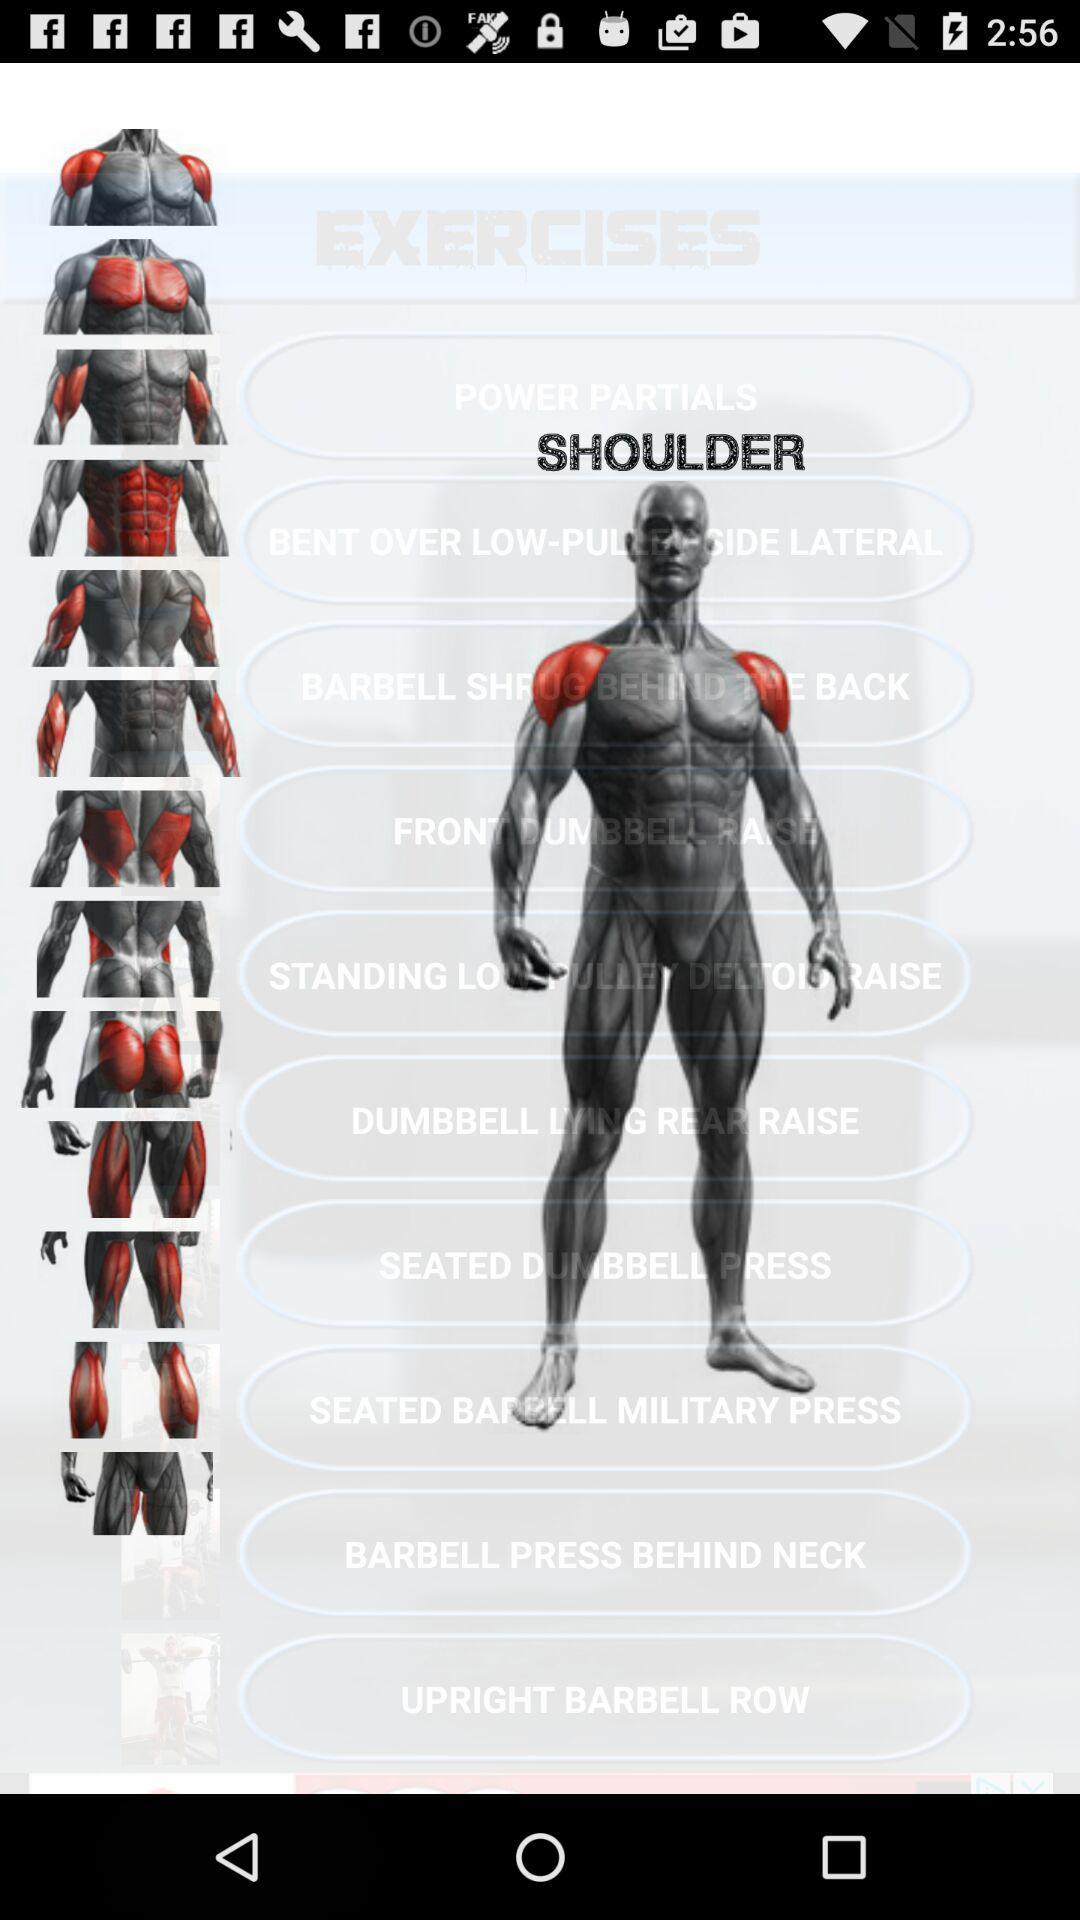 The image size is (1080, 1920). What do you see at coordinates (131, 501) in the screenshot?
I see `abs` at bounding box center [131, 501].